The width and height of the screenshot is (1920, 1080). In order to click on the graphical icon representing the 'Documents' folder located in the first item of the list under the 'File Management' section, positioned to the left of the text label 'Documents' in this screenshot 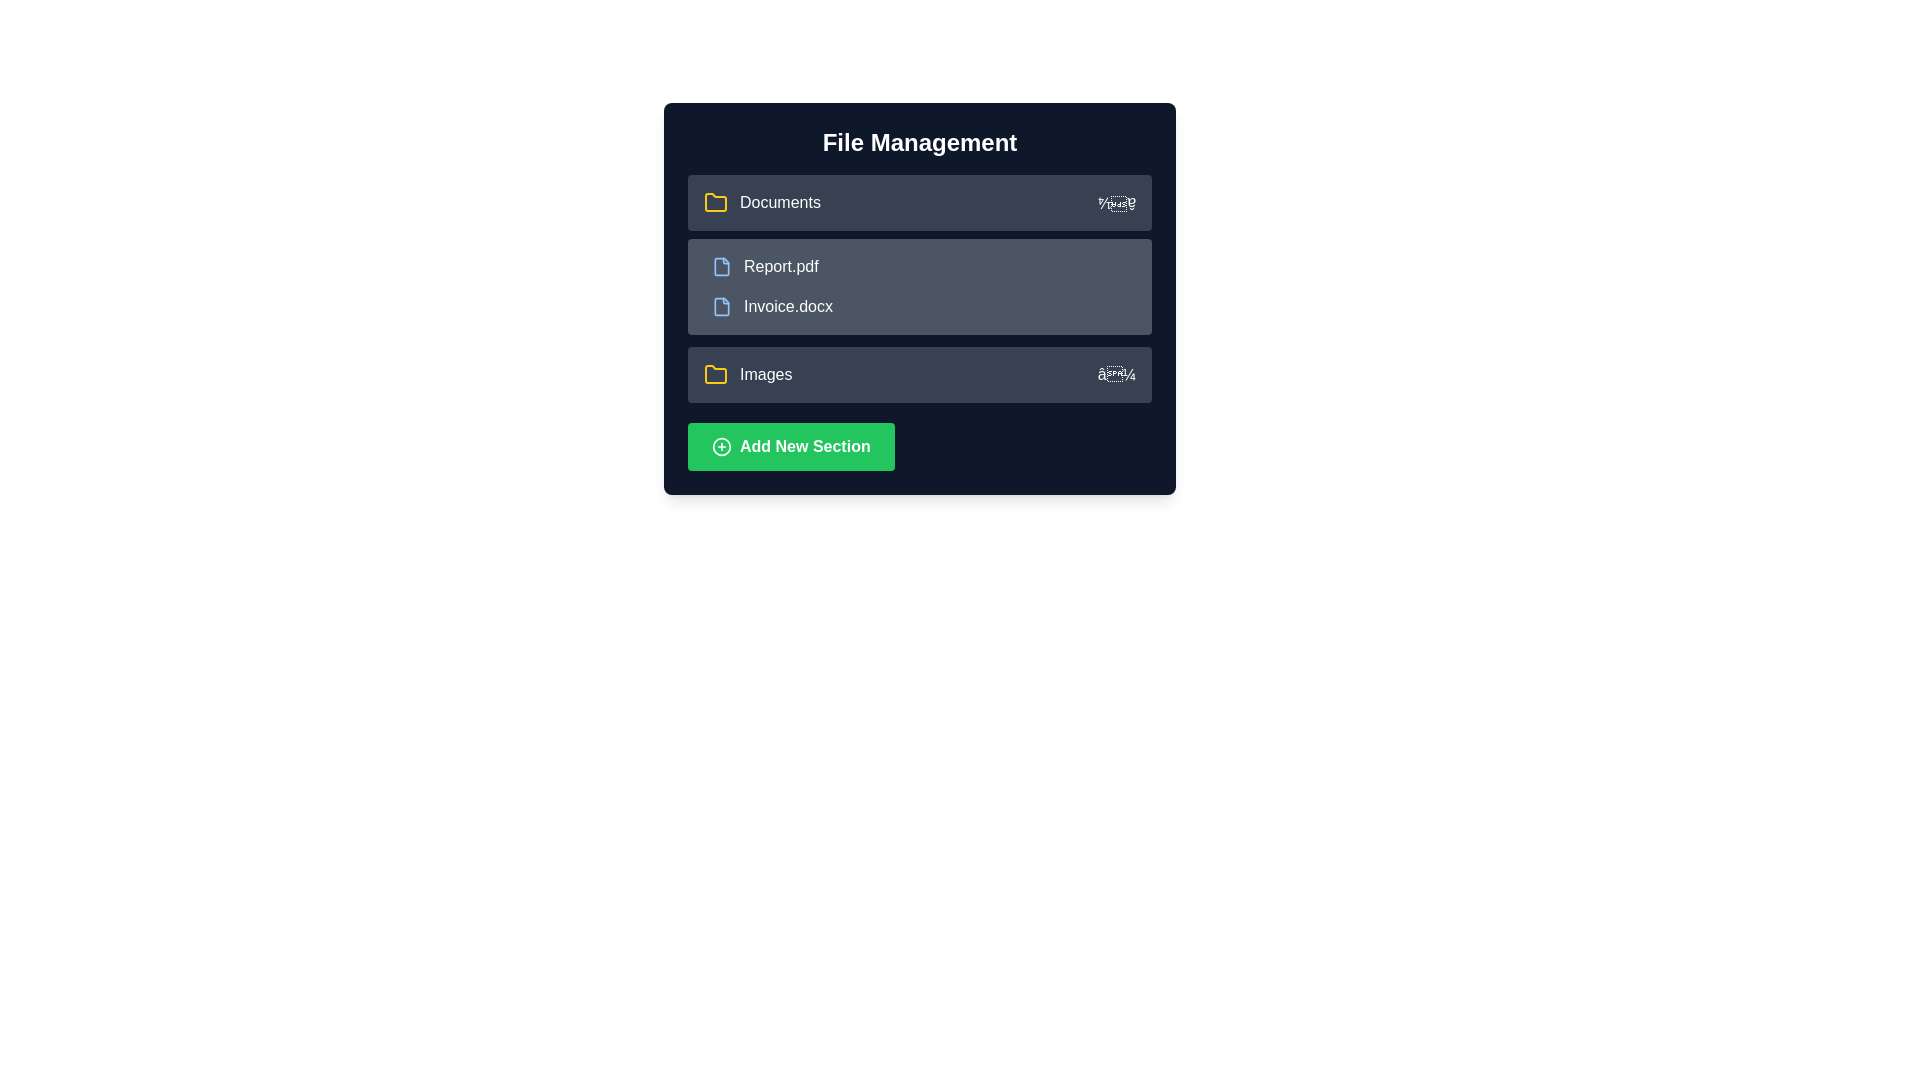, I will do `click(715, 202)`.